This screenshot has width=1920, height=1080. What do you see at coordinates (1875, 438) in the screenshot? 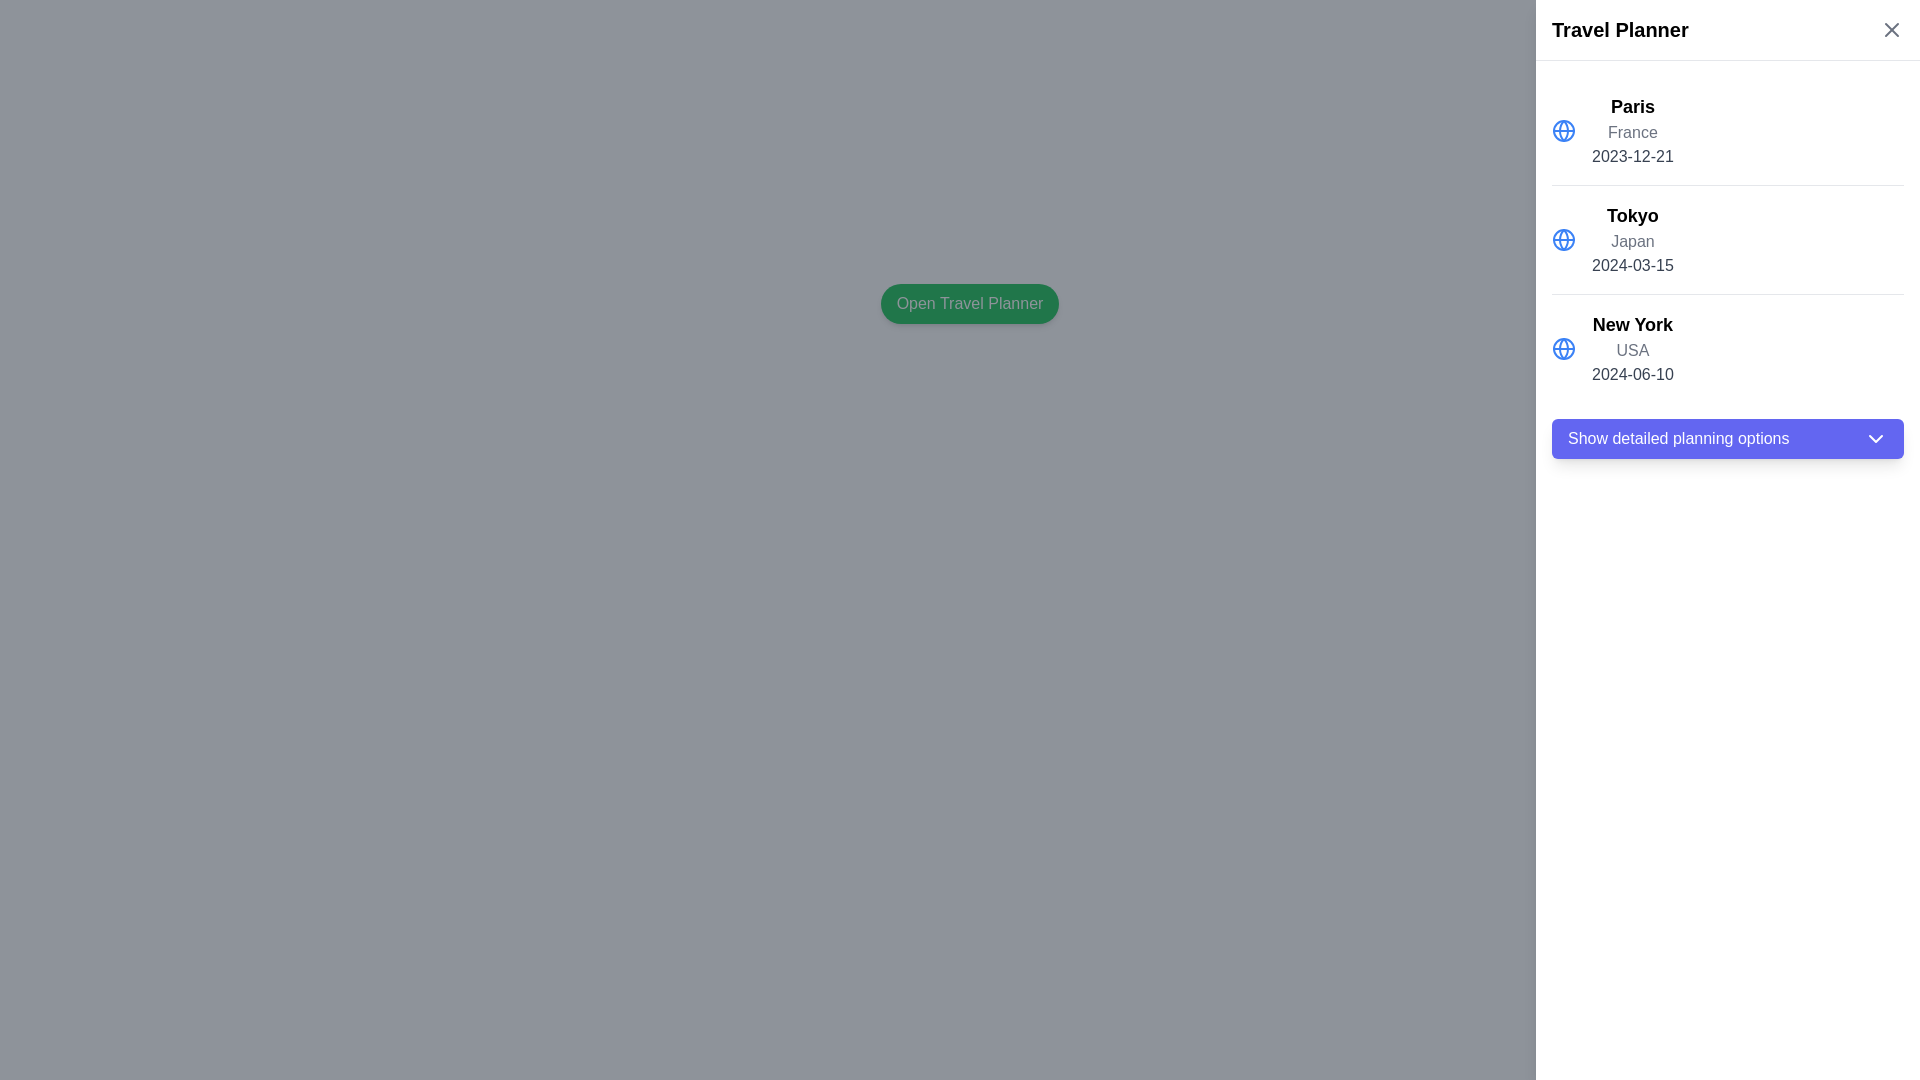
I see `the downward-pointing chevron icon located inside the 'Show detailed planning options' button` at bounding box center [1875, 438].